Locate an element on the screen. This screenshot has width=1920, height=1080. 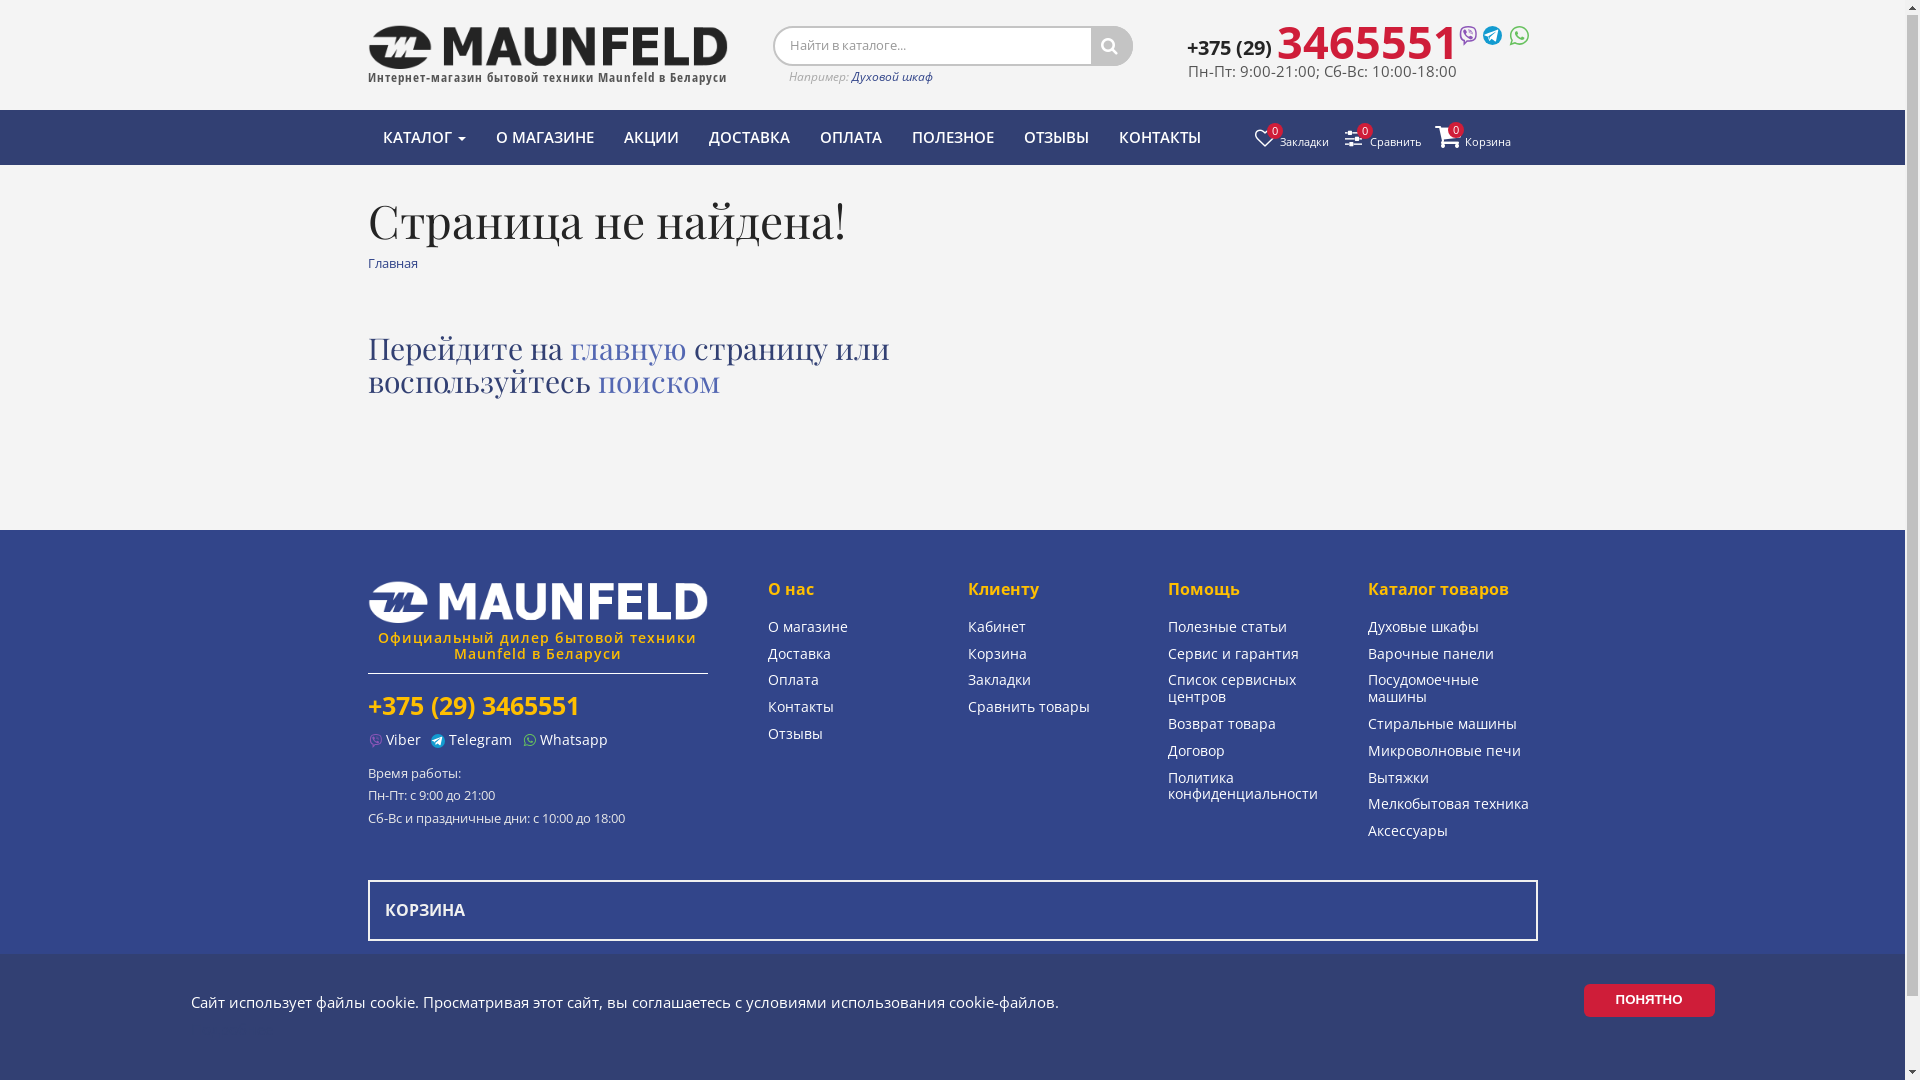
'Telegram' is located at coordinates (469, 740).